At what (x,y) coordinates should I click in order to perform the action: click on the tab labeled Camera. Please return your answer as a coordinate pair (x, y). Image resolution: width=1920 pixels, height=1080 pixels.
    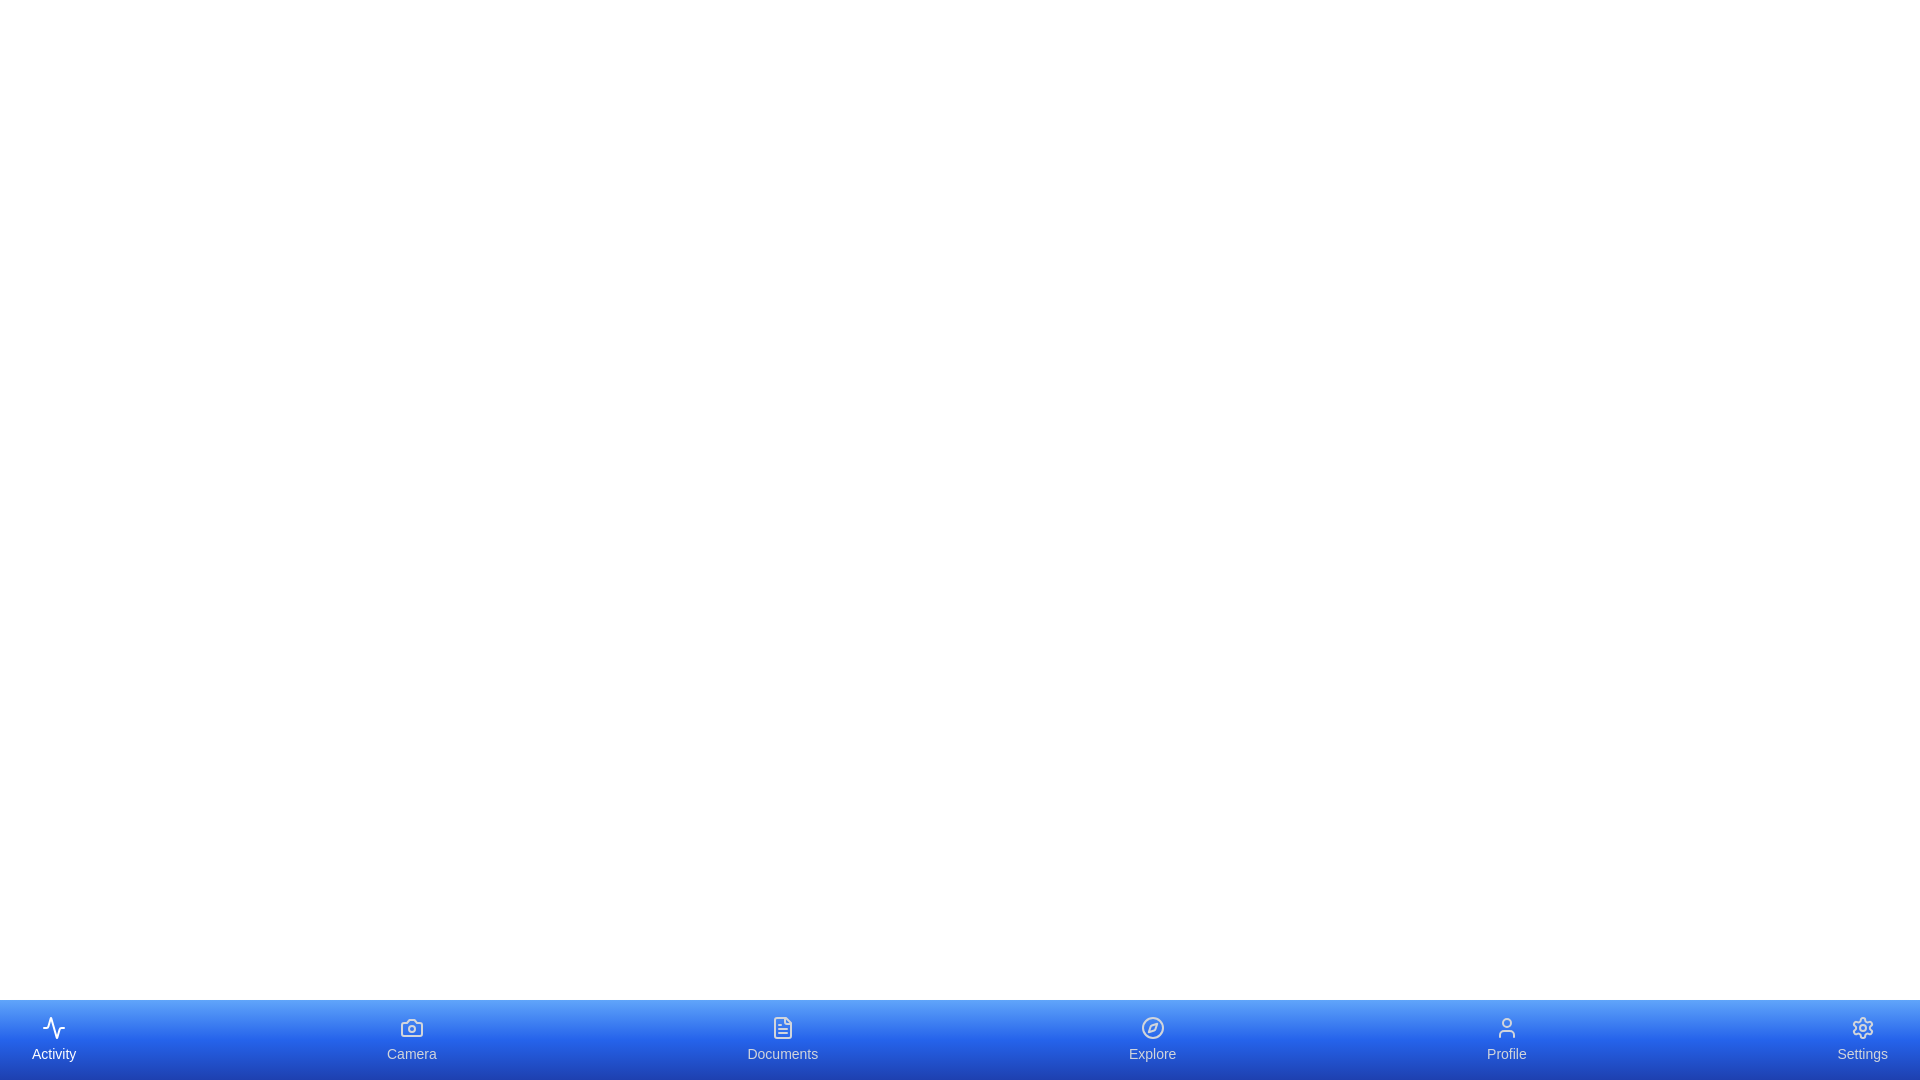
    Looking at the image, I should click on (410, 1039).